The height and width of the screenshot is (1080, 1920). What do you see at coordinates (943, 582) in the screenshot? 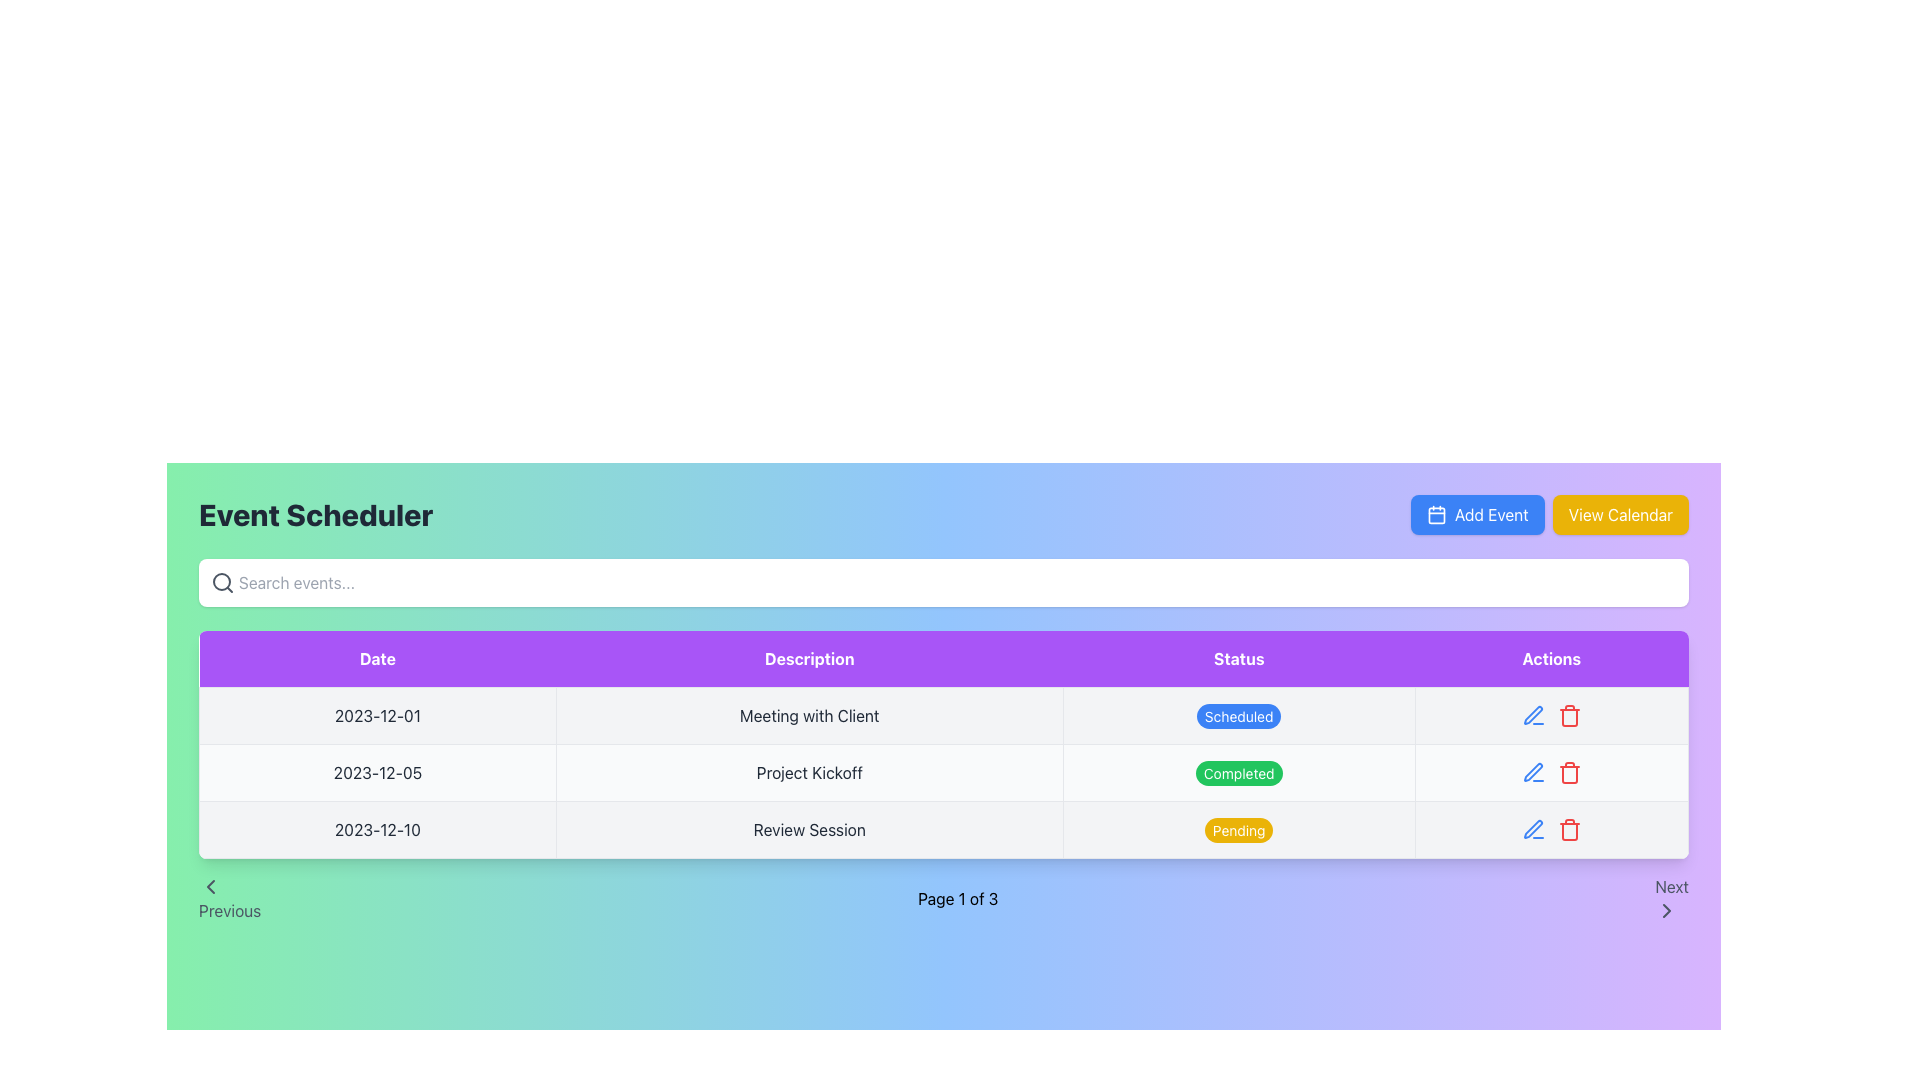
I see `the text input field for searching events, which is styled with a rounded border and shadow effect, located near the top of the main content area under the 'Event Scheduler' header` at bounding box center [943, 582].